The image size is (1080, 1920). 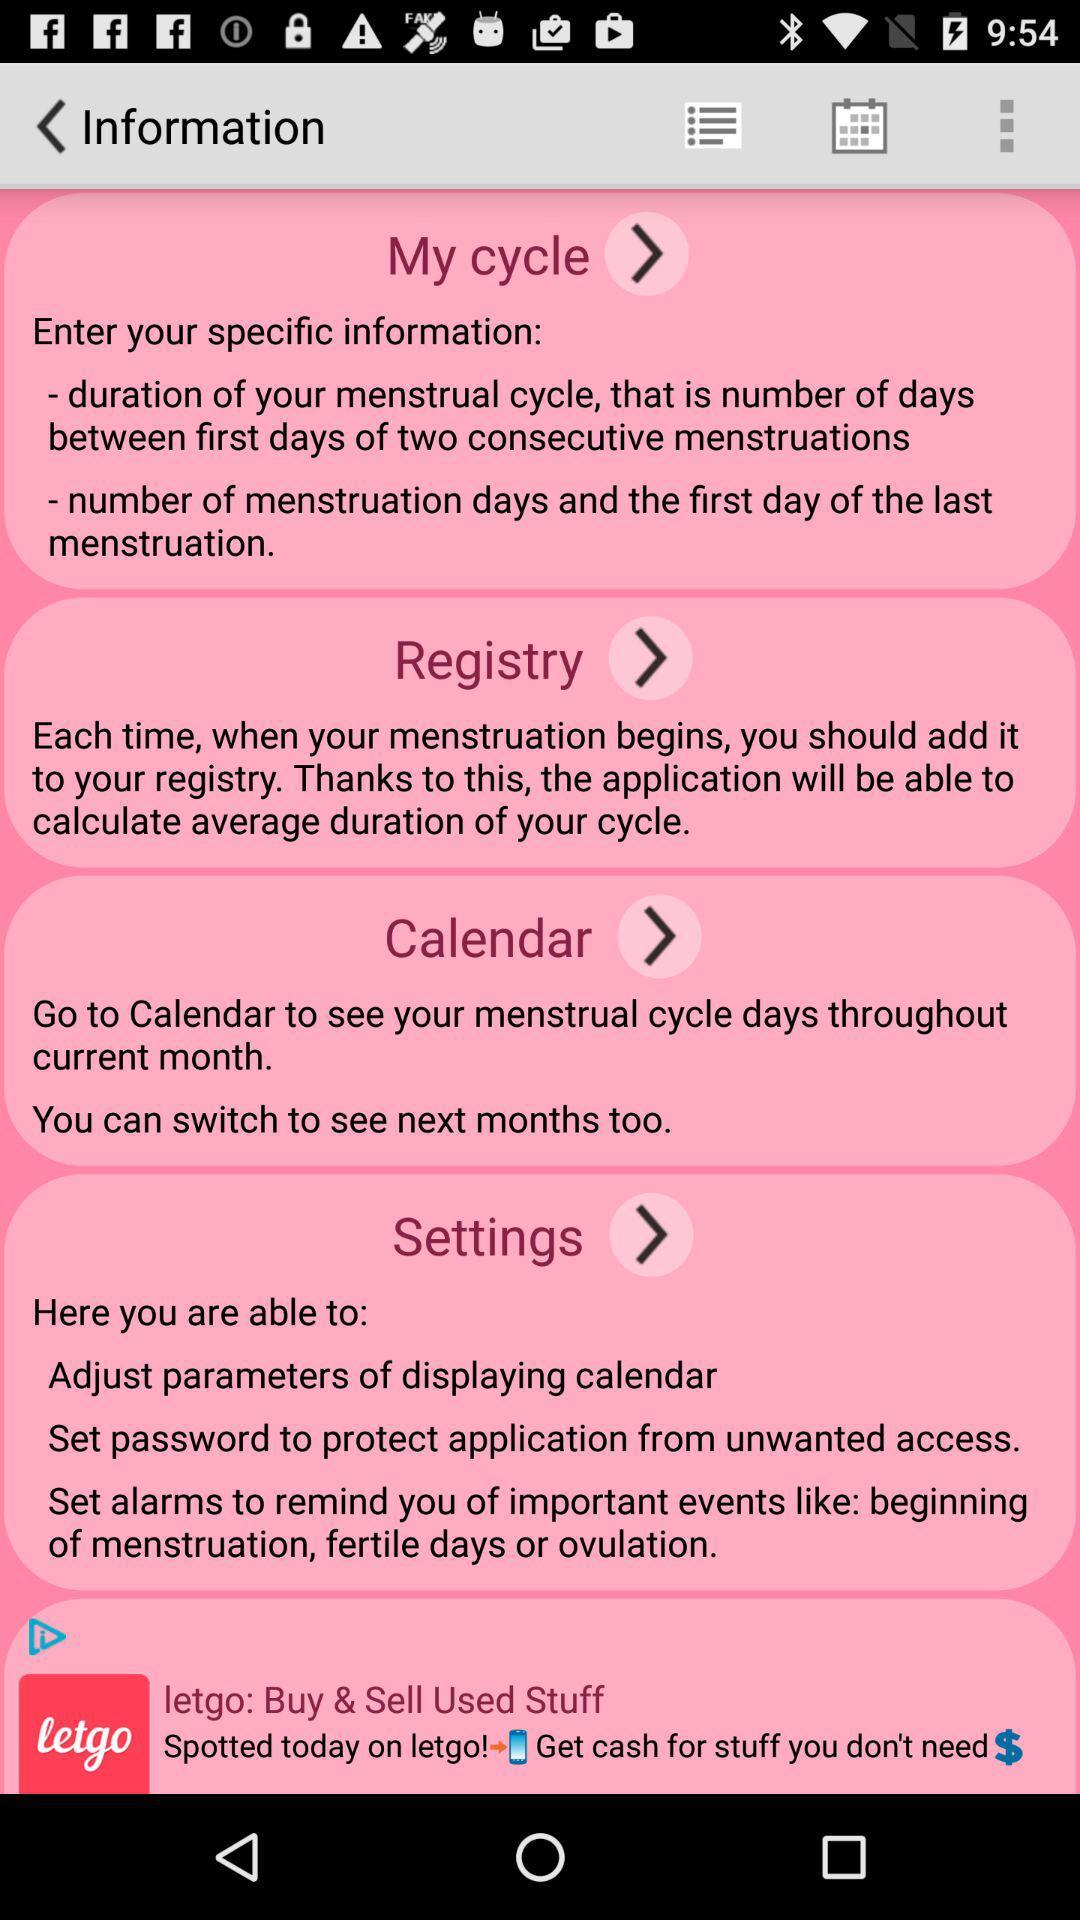 I want to click on letgo buy sell app, so click(x=384, y=1697).